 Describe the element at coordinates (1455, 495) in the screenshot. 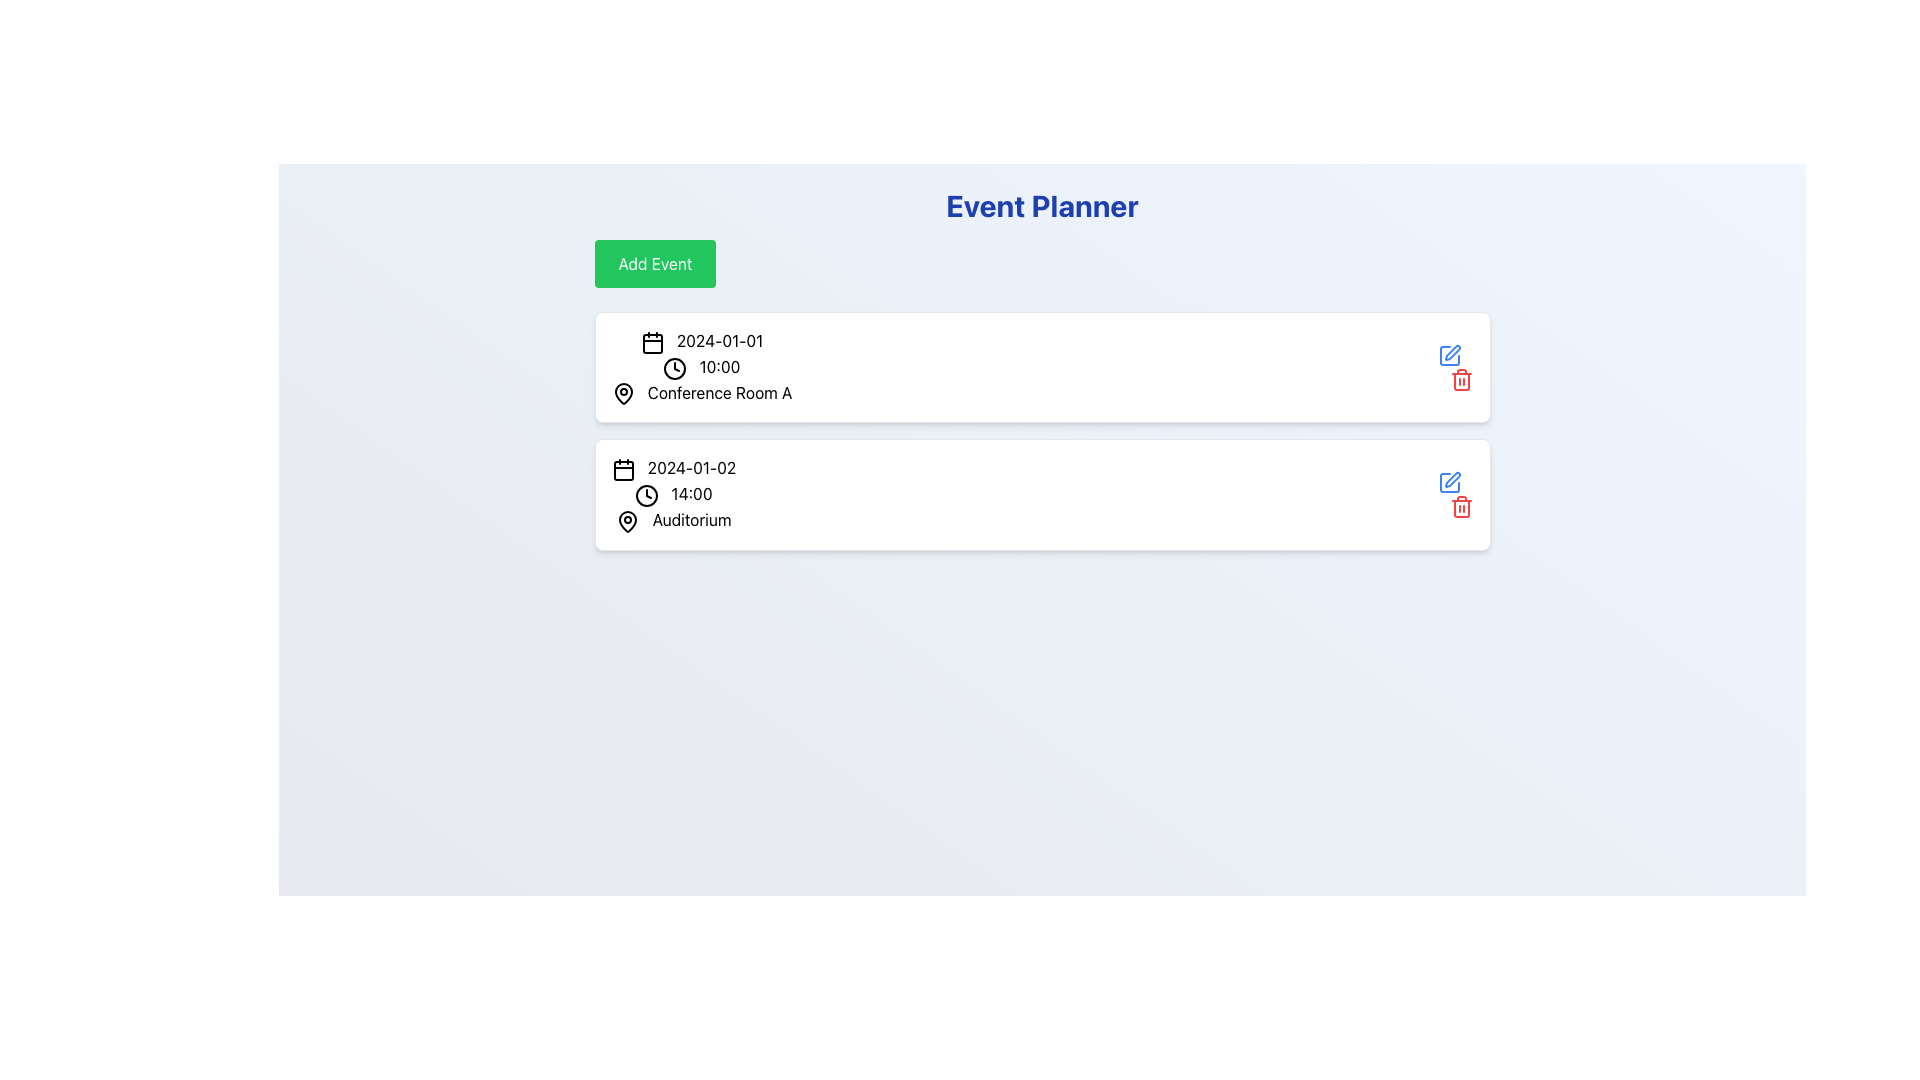

I see `the delete icon button positioned in the lower event item` at that location.